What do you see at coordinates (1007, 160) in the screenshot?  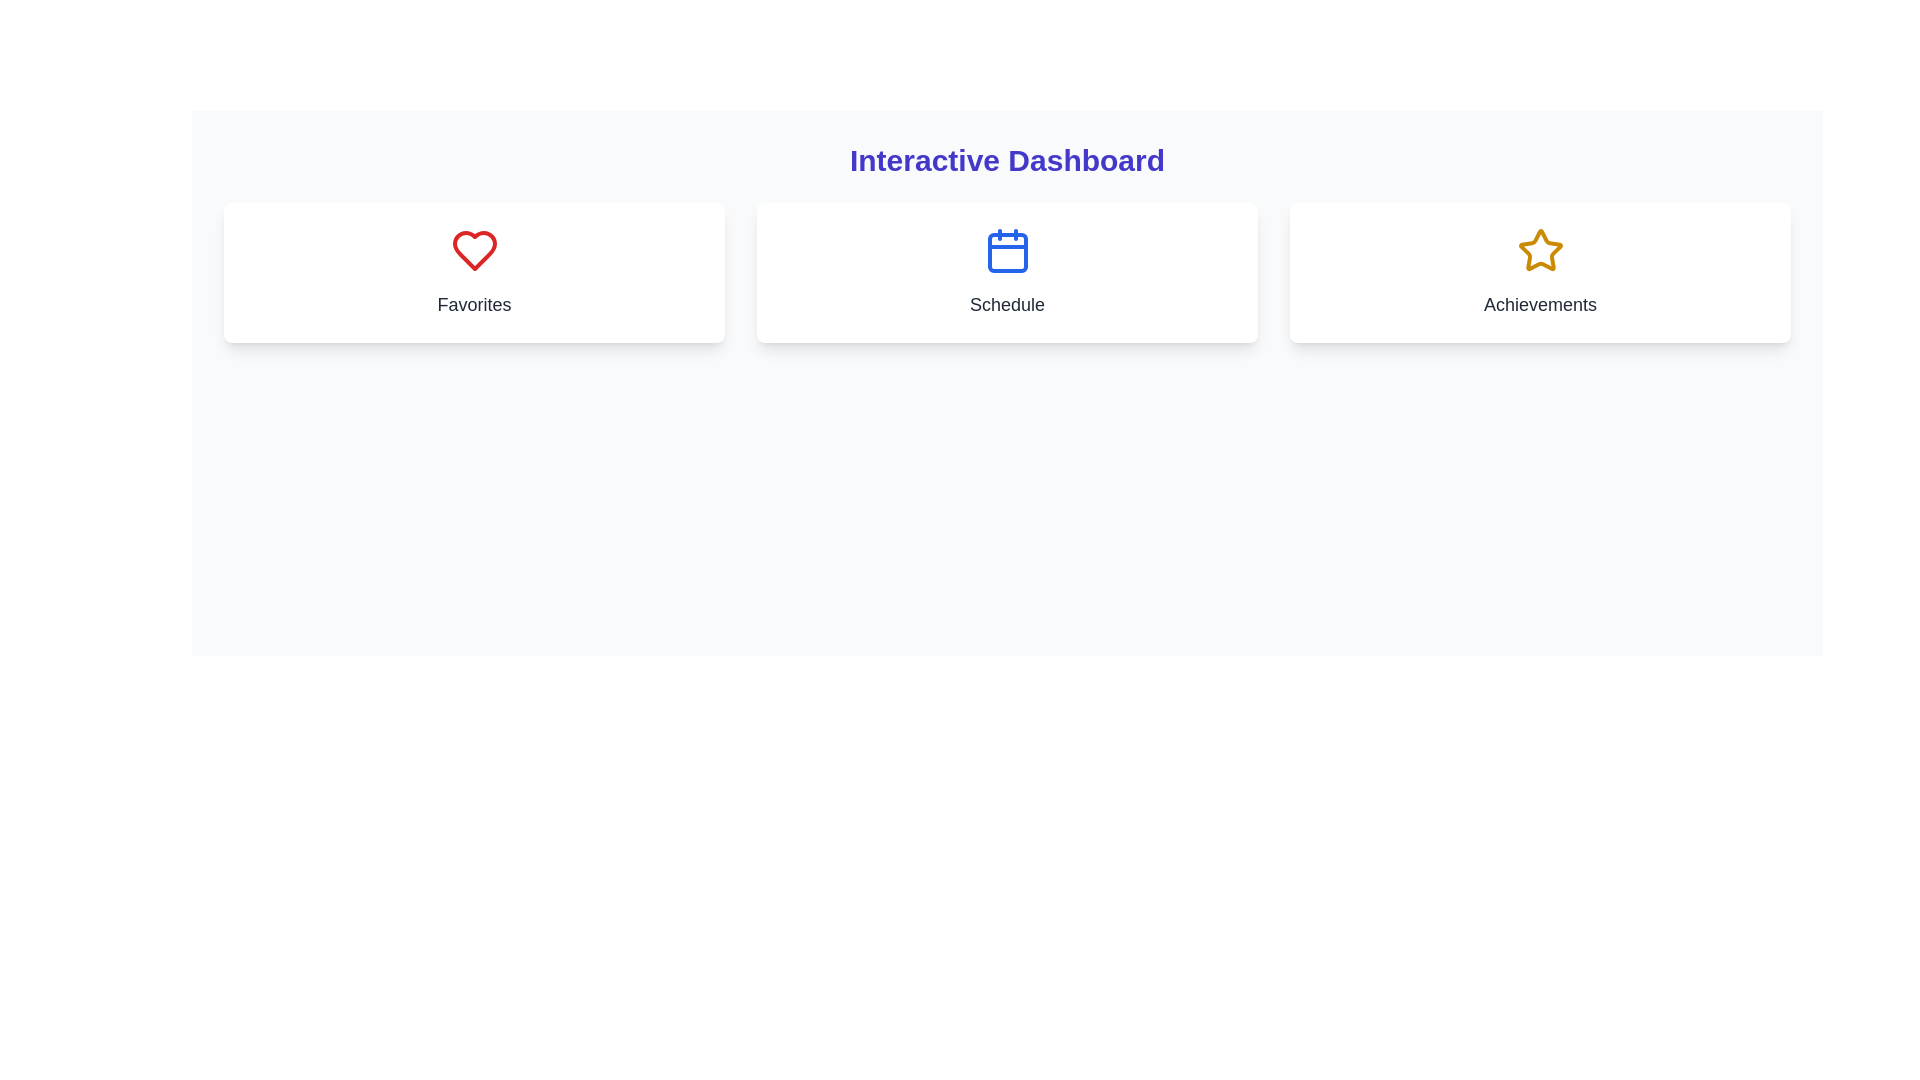 I see `the static text element that serves as the prominent title or heading for the interface, located centrally at the top of the main content area` at bounding box center [1007, 160].